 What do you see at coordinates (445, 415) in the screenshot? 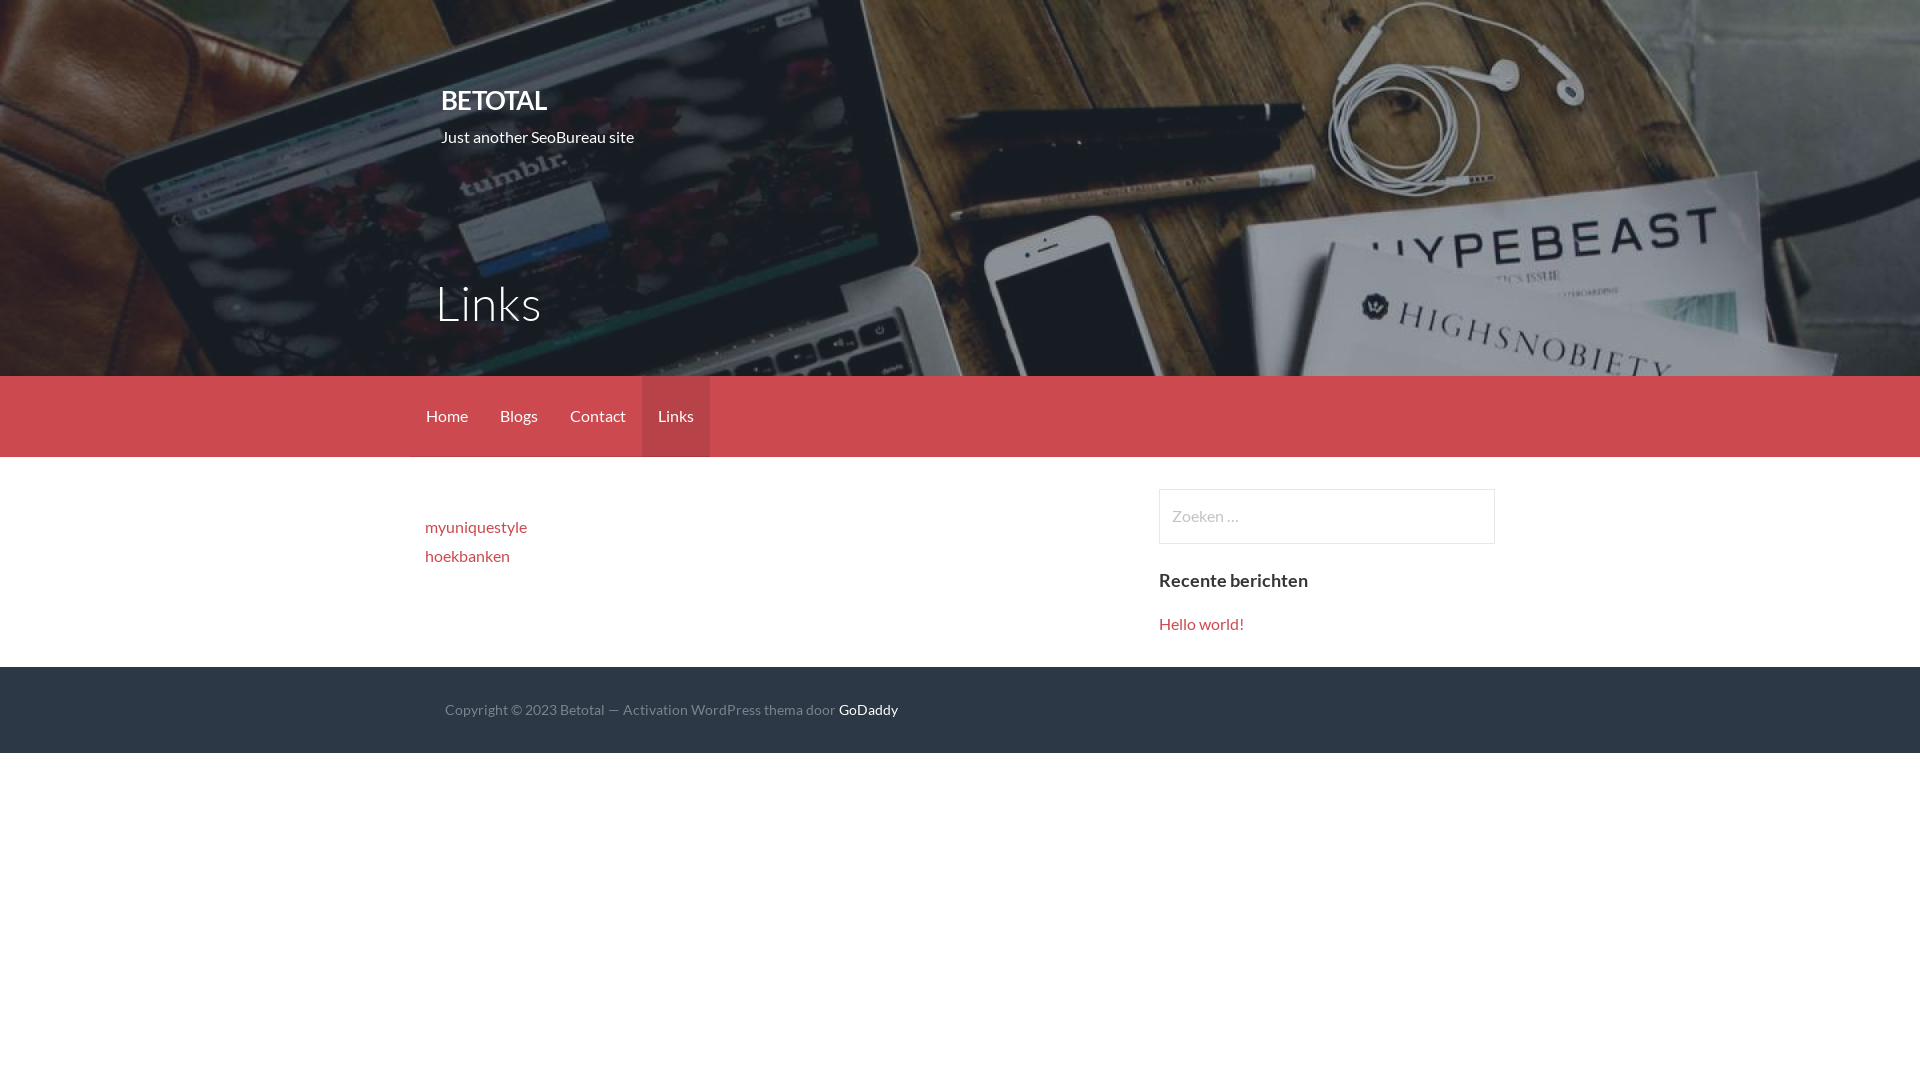
I see `'Home'` at bounding box center [445, 415].